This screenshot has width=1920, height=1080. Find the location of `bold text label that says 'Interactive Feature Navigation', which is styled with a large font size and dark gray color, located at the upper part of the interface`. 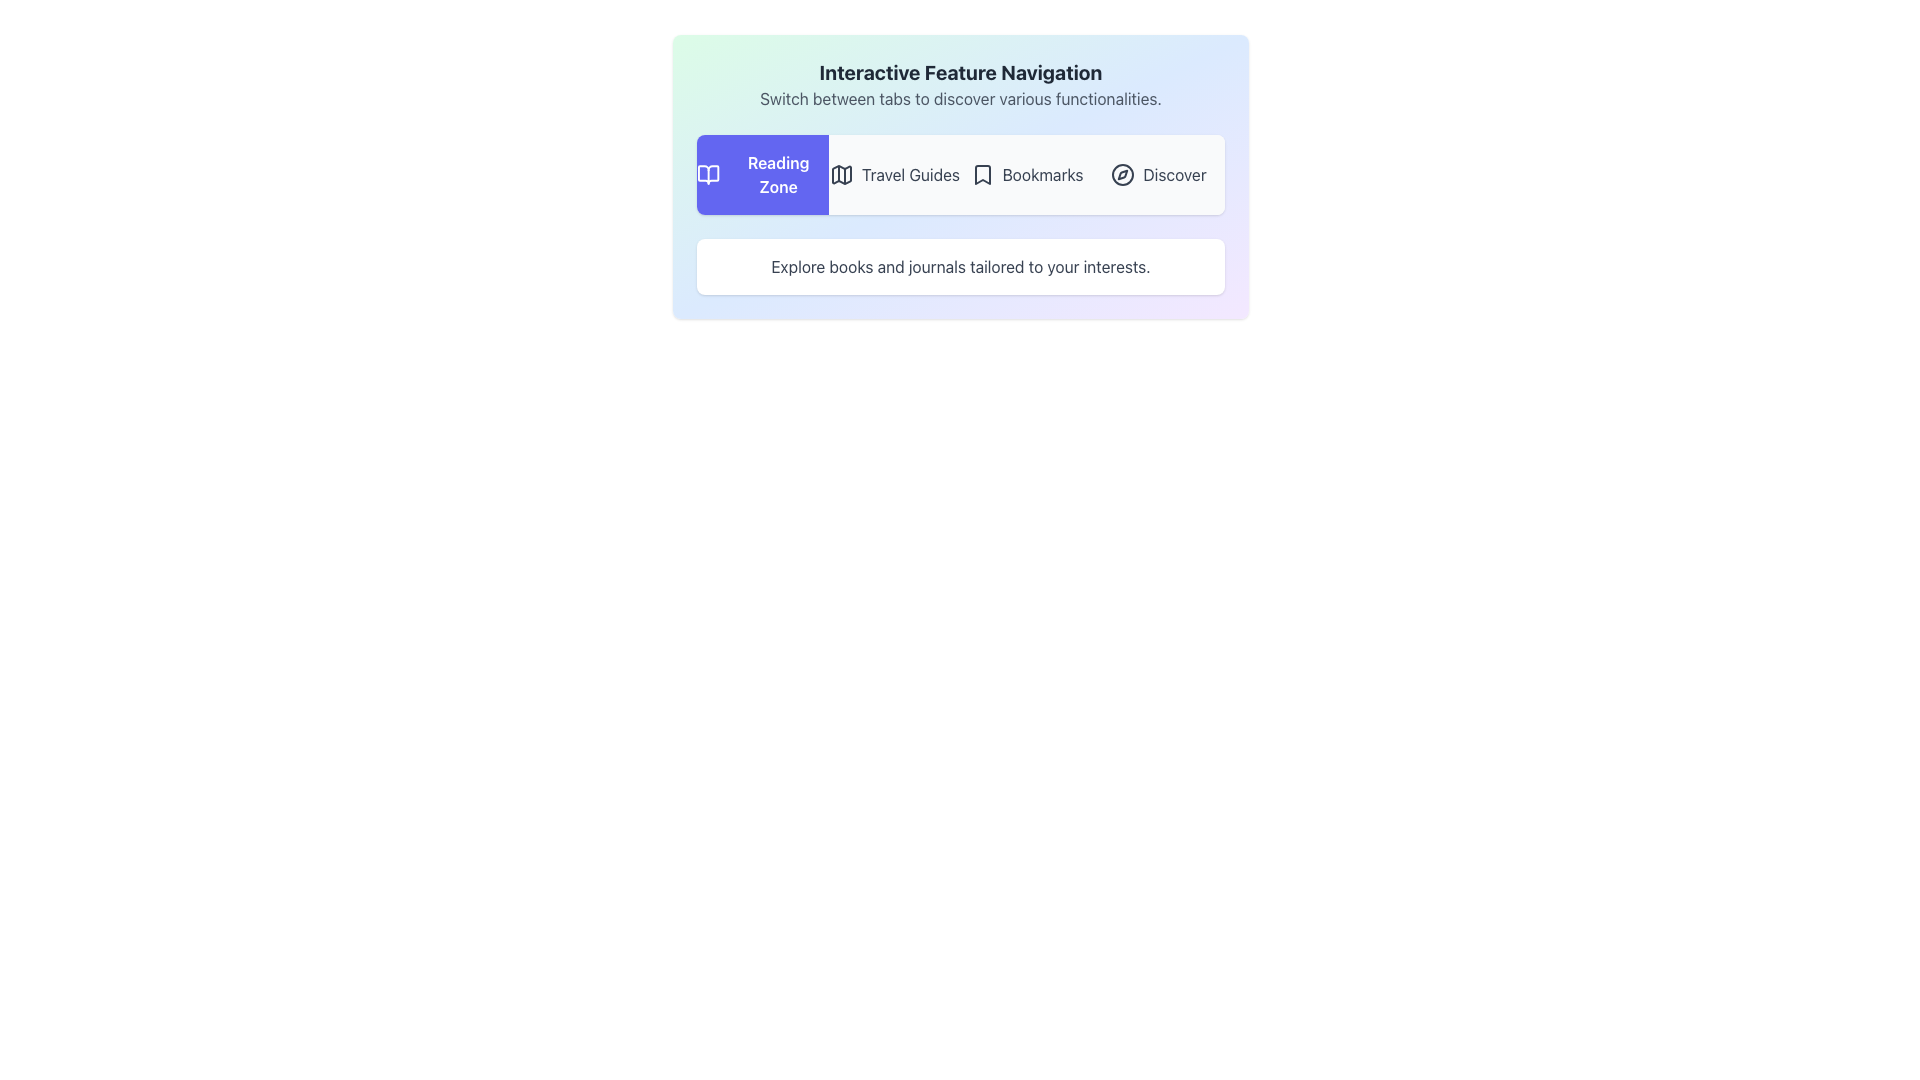

bold text label that says 'Interactive Feature Navigation', which is styled with a large font size and dark gray color, located at the upper part of the interface is located at coordinates (960, 72).